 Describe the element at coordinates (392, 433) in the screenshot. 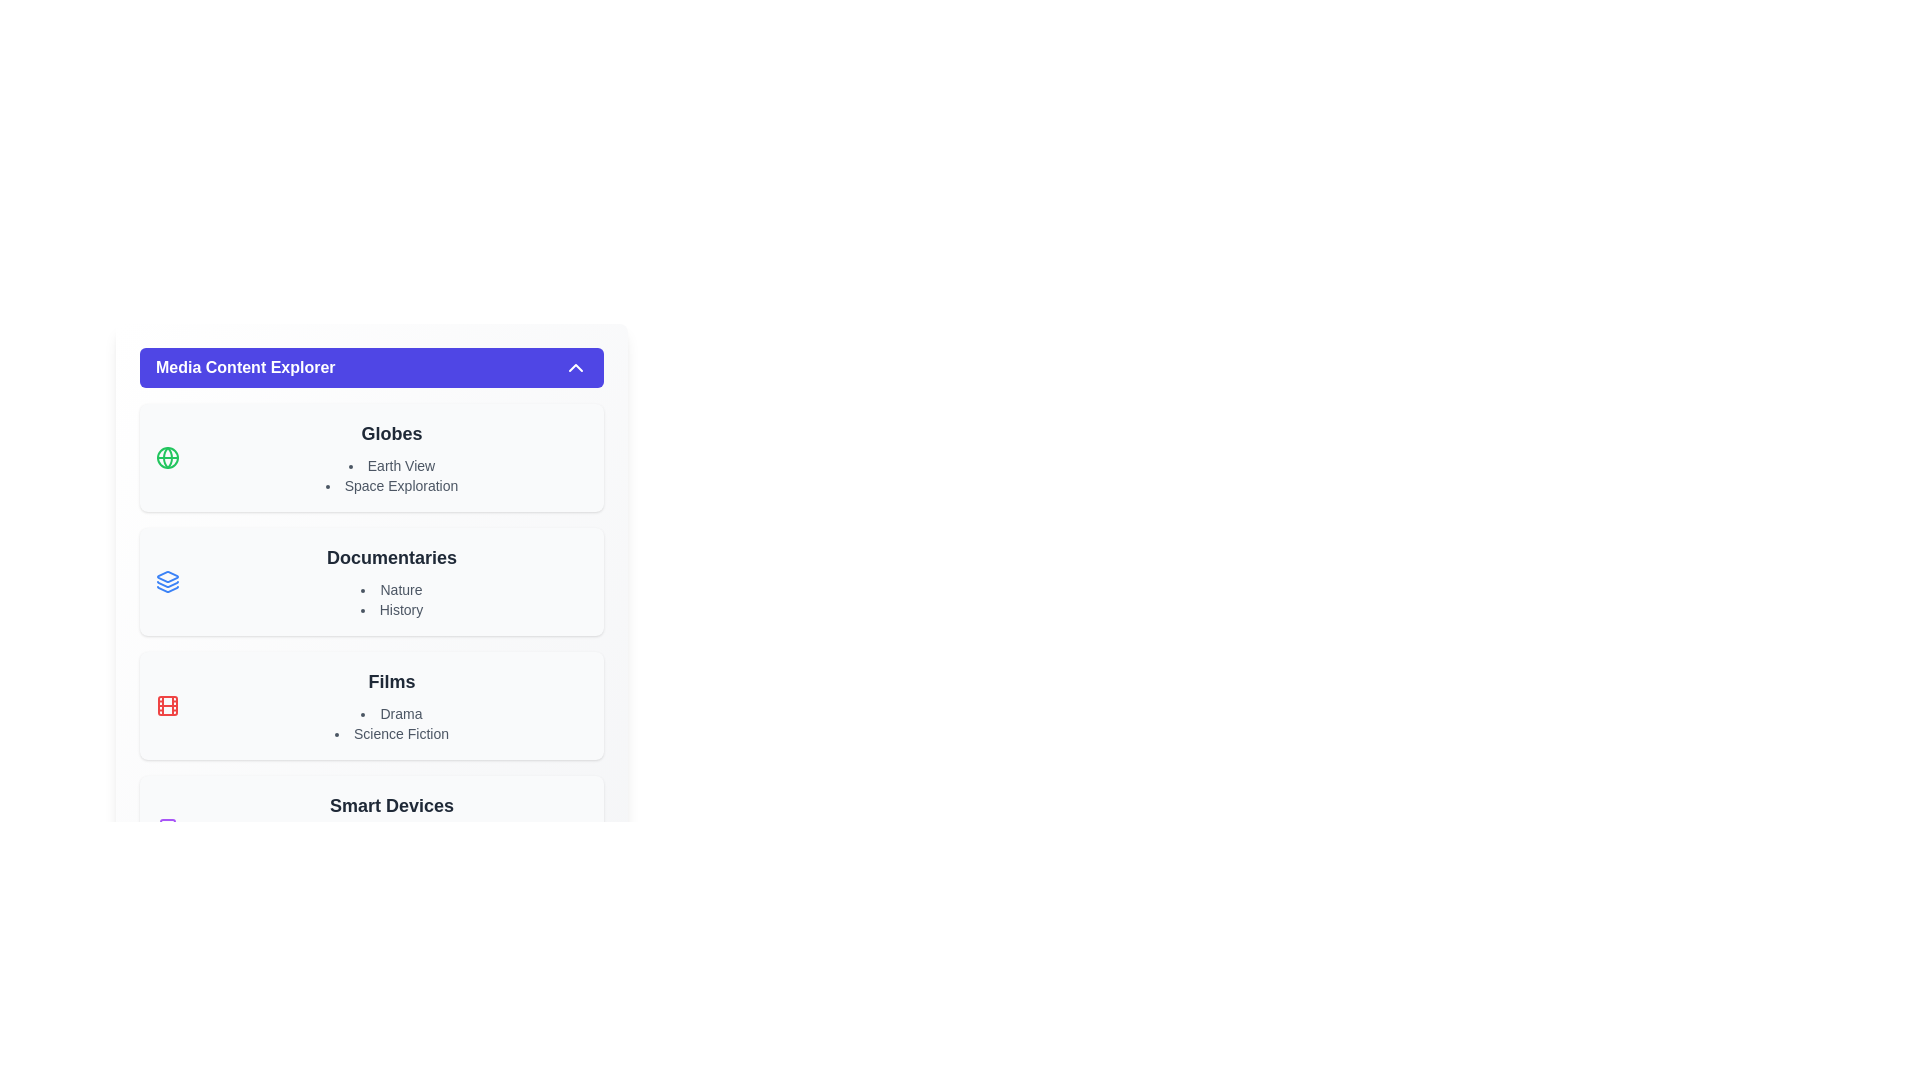

I see `text label element that displays 'Globes', which is bold and dark gray in a large font size, positioned above 'Earth View' and 'Space Exploration'` at that location.